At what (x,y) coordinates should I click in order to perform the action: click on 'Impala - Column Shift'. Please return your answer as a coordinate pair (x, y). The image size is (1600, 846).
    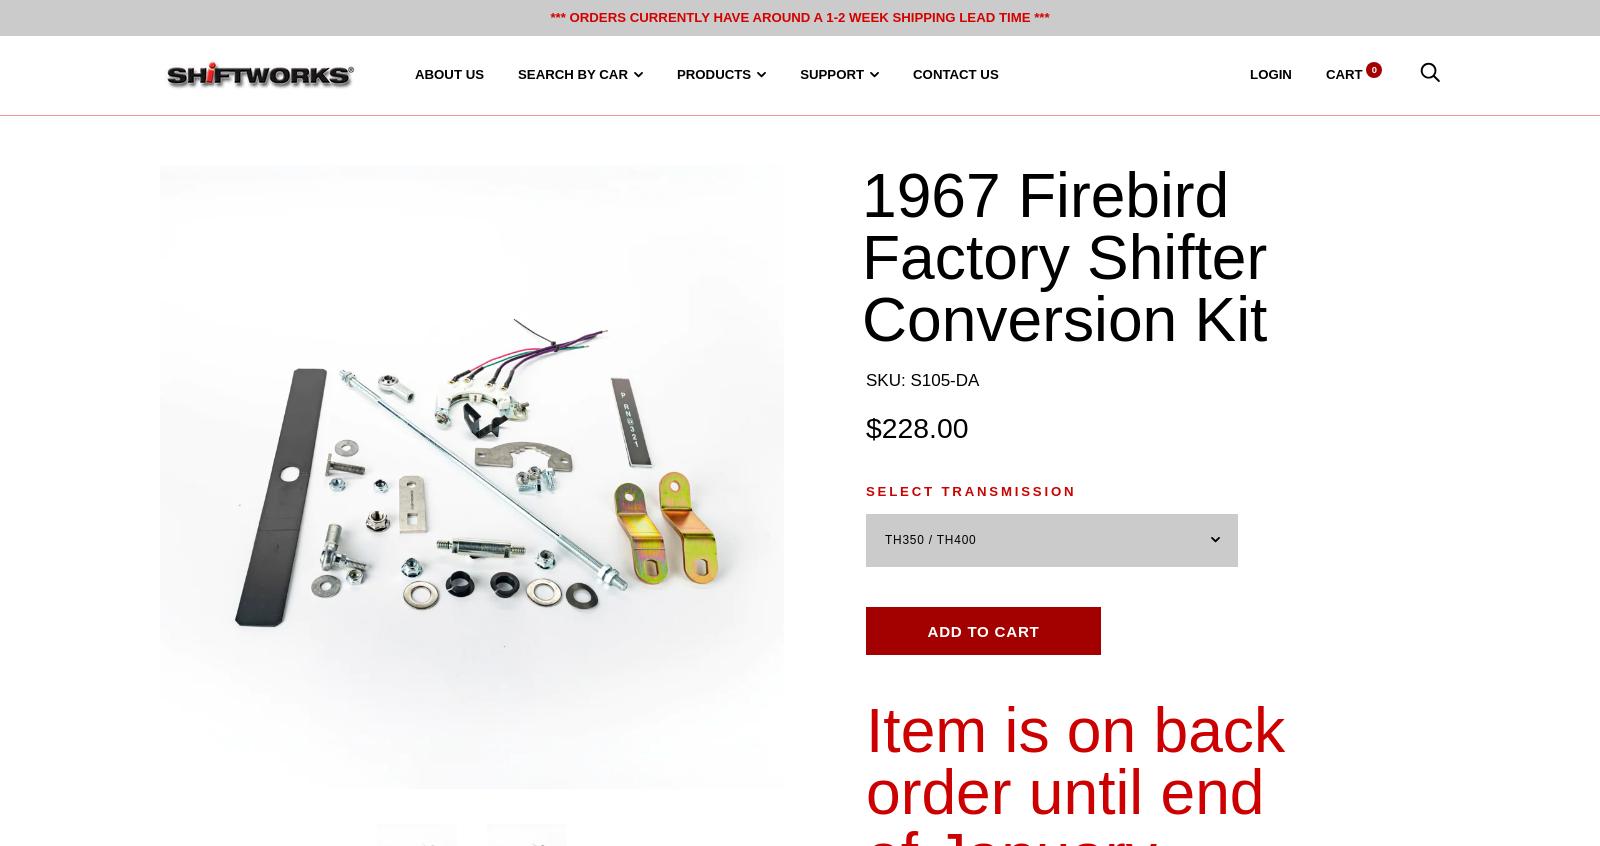
    Looking at the image, I should click on (845, 393).